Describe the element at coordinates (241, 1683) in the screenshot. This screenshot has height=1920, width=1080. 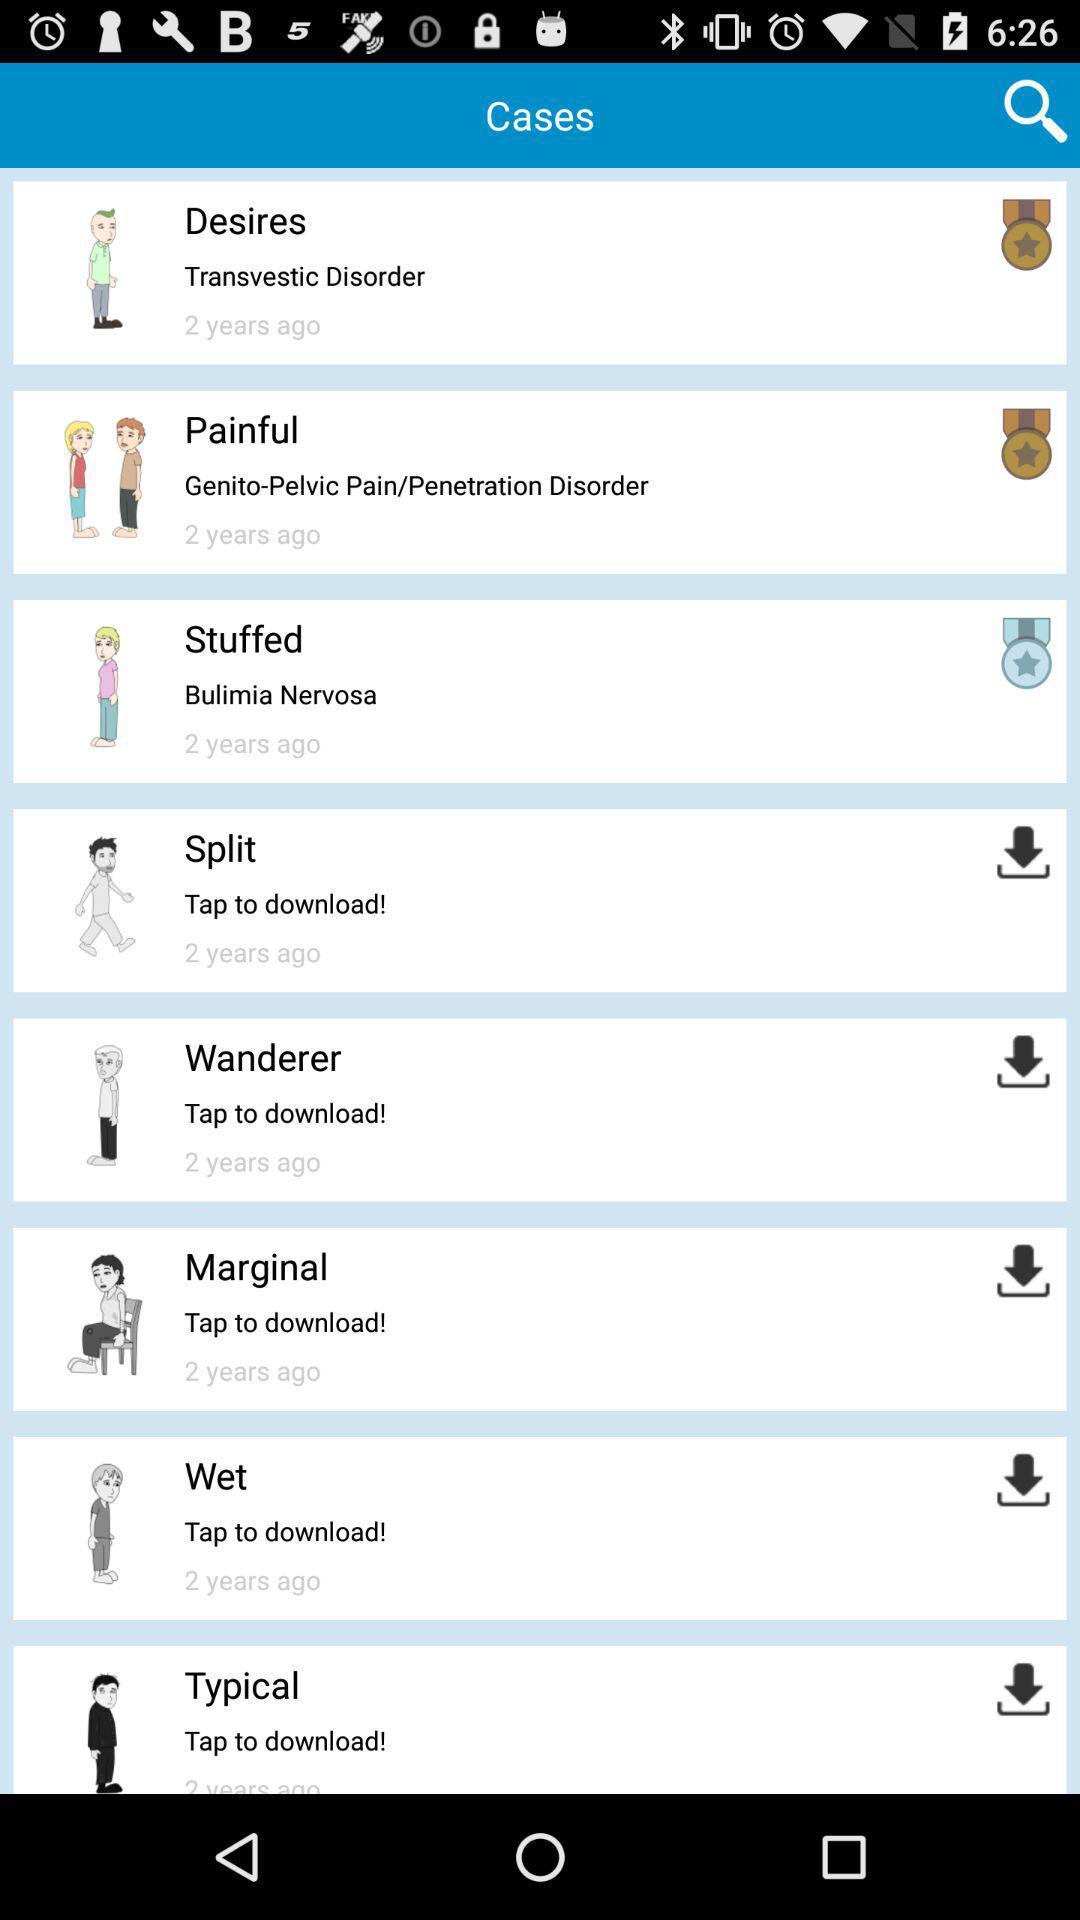
I see `app above the tap to download!` at that location.